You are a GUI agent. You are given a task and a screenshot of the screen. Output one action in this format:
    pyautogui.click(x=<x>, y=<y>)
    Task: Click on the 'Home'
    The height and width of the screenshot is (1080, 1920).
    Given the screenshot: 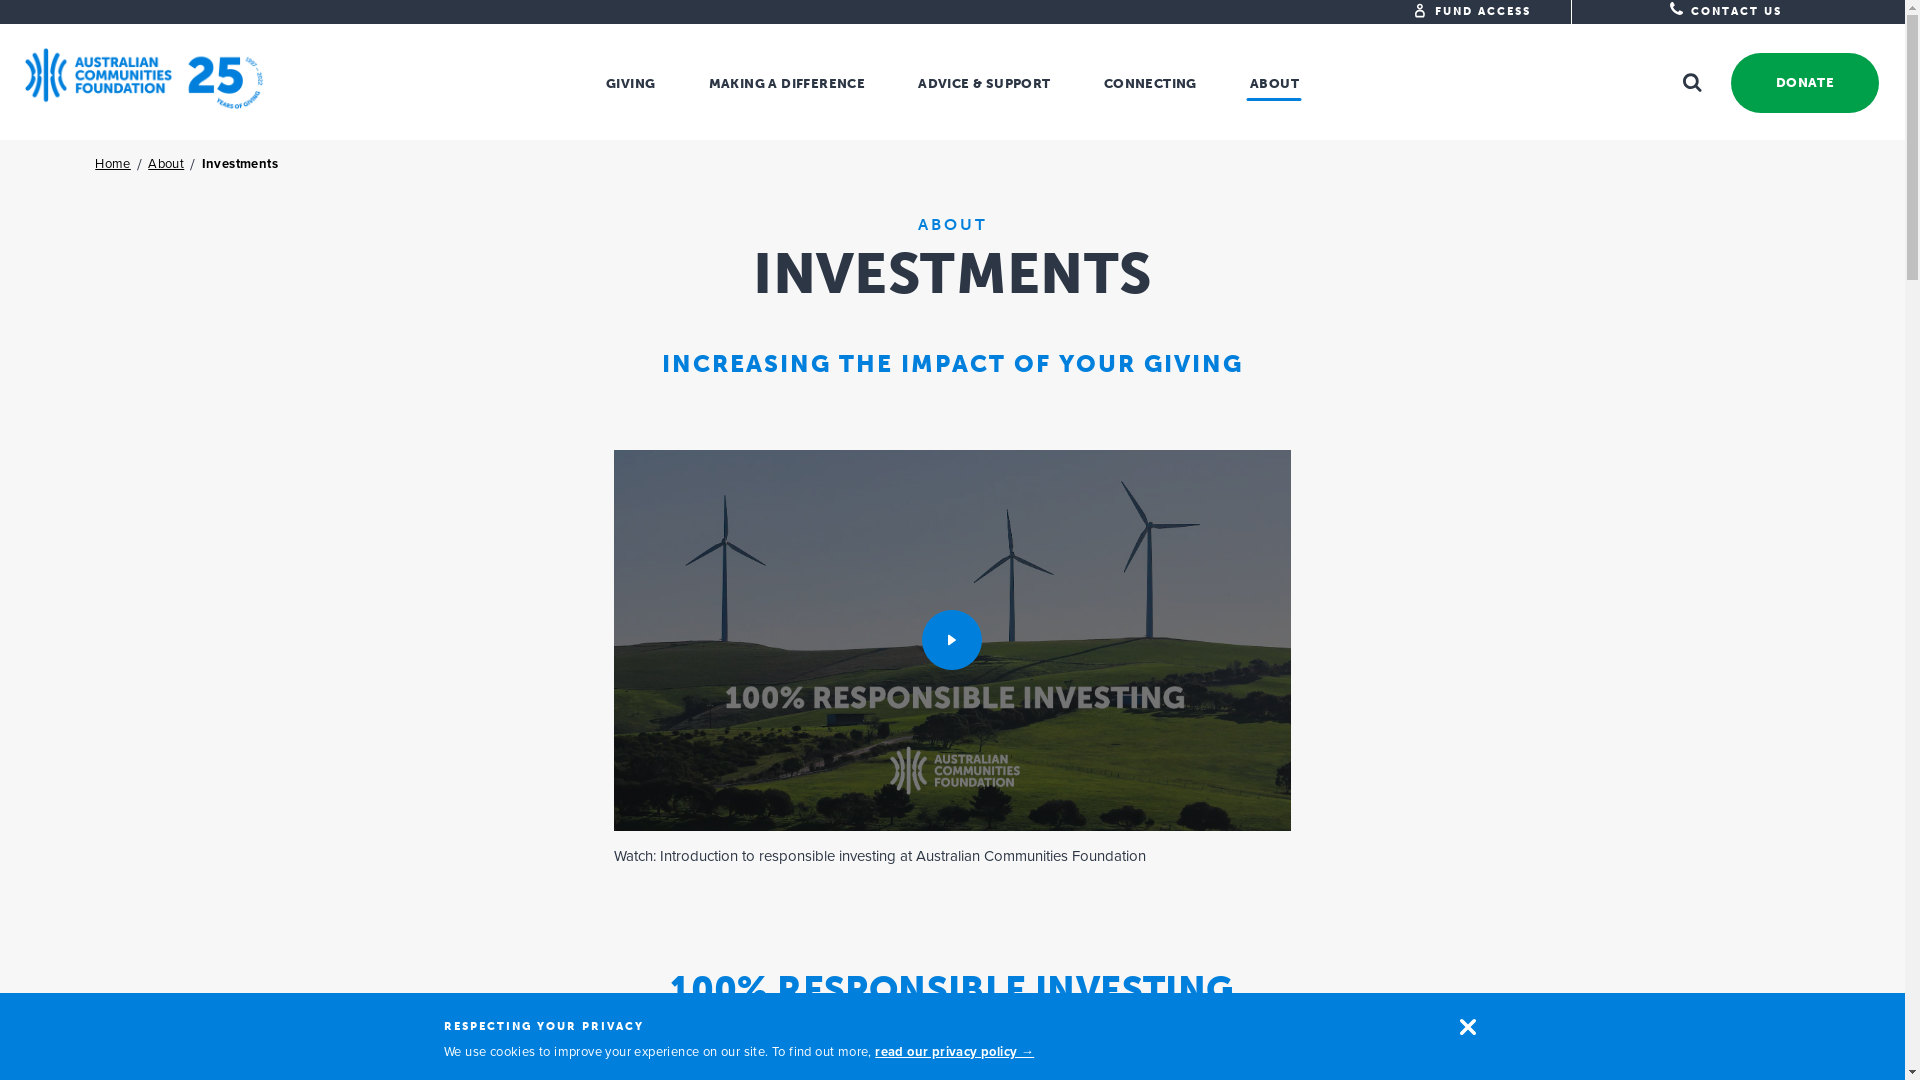 What is the action you would take?
    pyautogui.click(x=112, y=162)
    